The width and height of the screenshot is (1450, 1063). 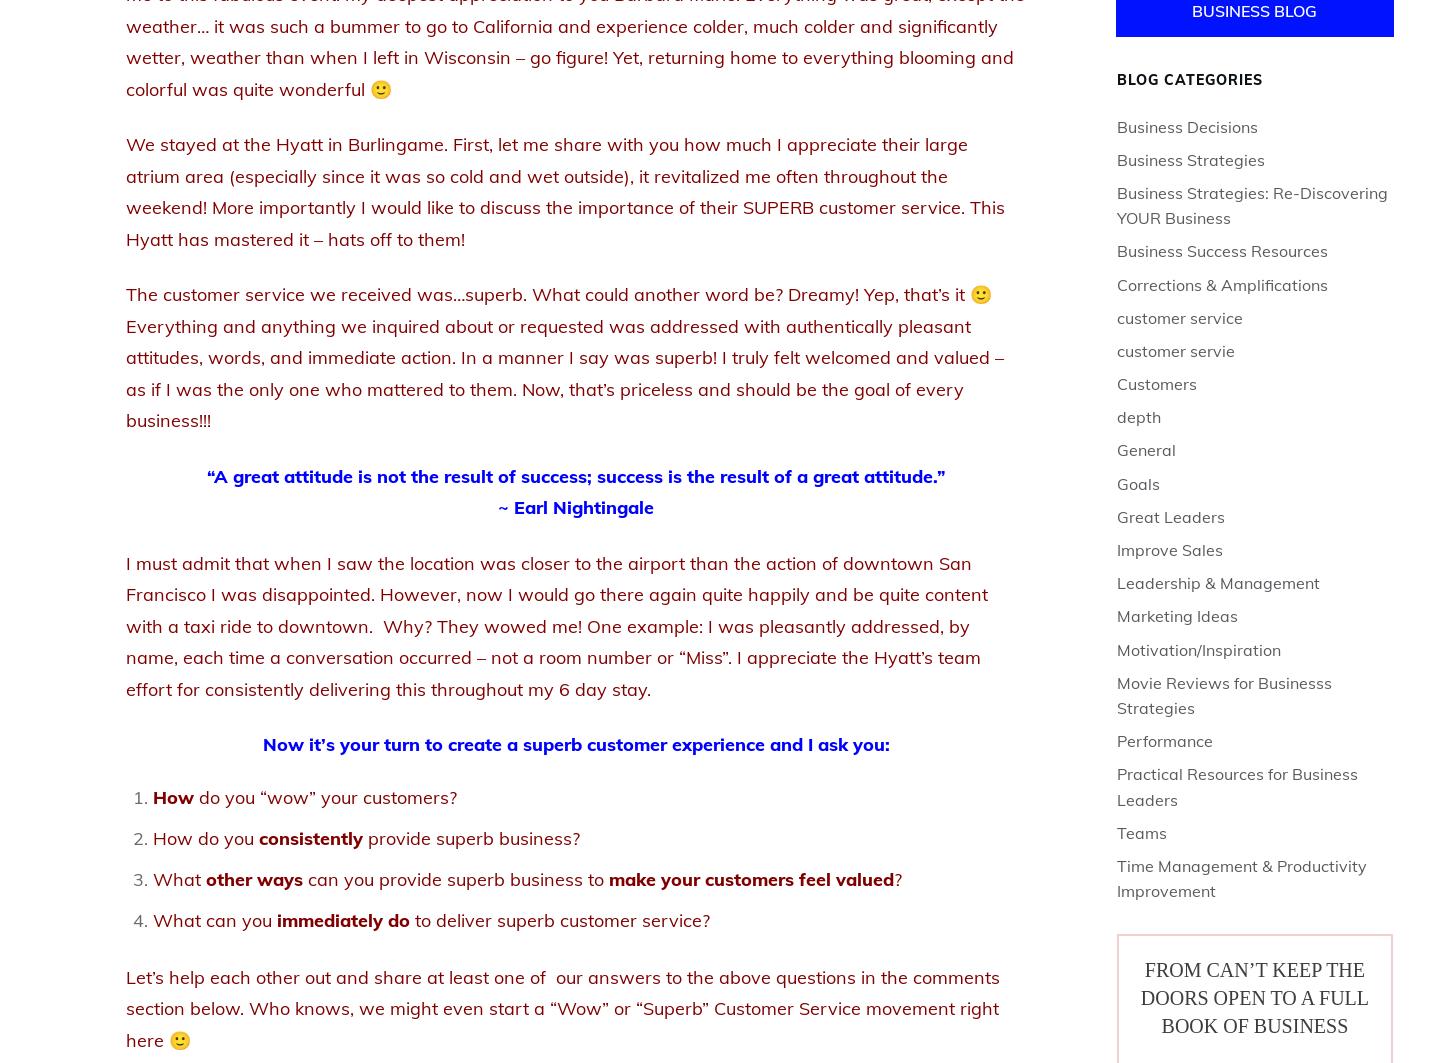 What do you see at coordinates (1137, 483) in the screenshot?
I see `'Goals'` at bounding box center [1137, 483].